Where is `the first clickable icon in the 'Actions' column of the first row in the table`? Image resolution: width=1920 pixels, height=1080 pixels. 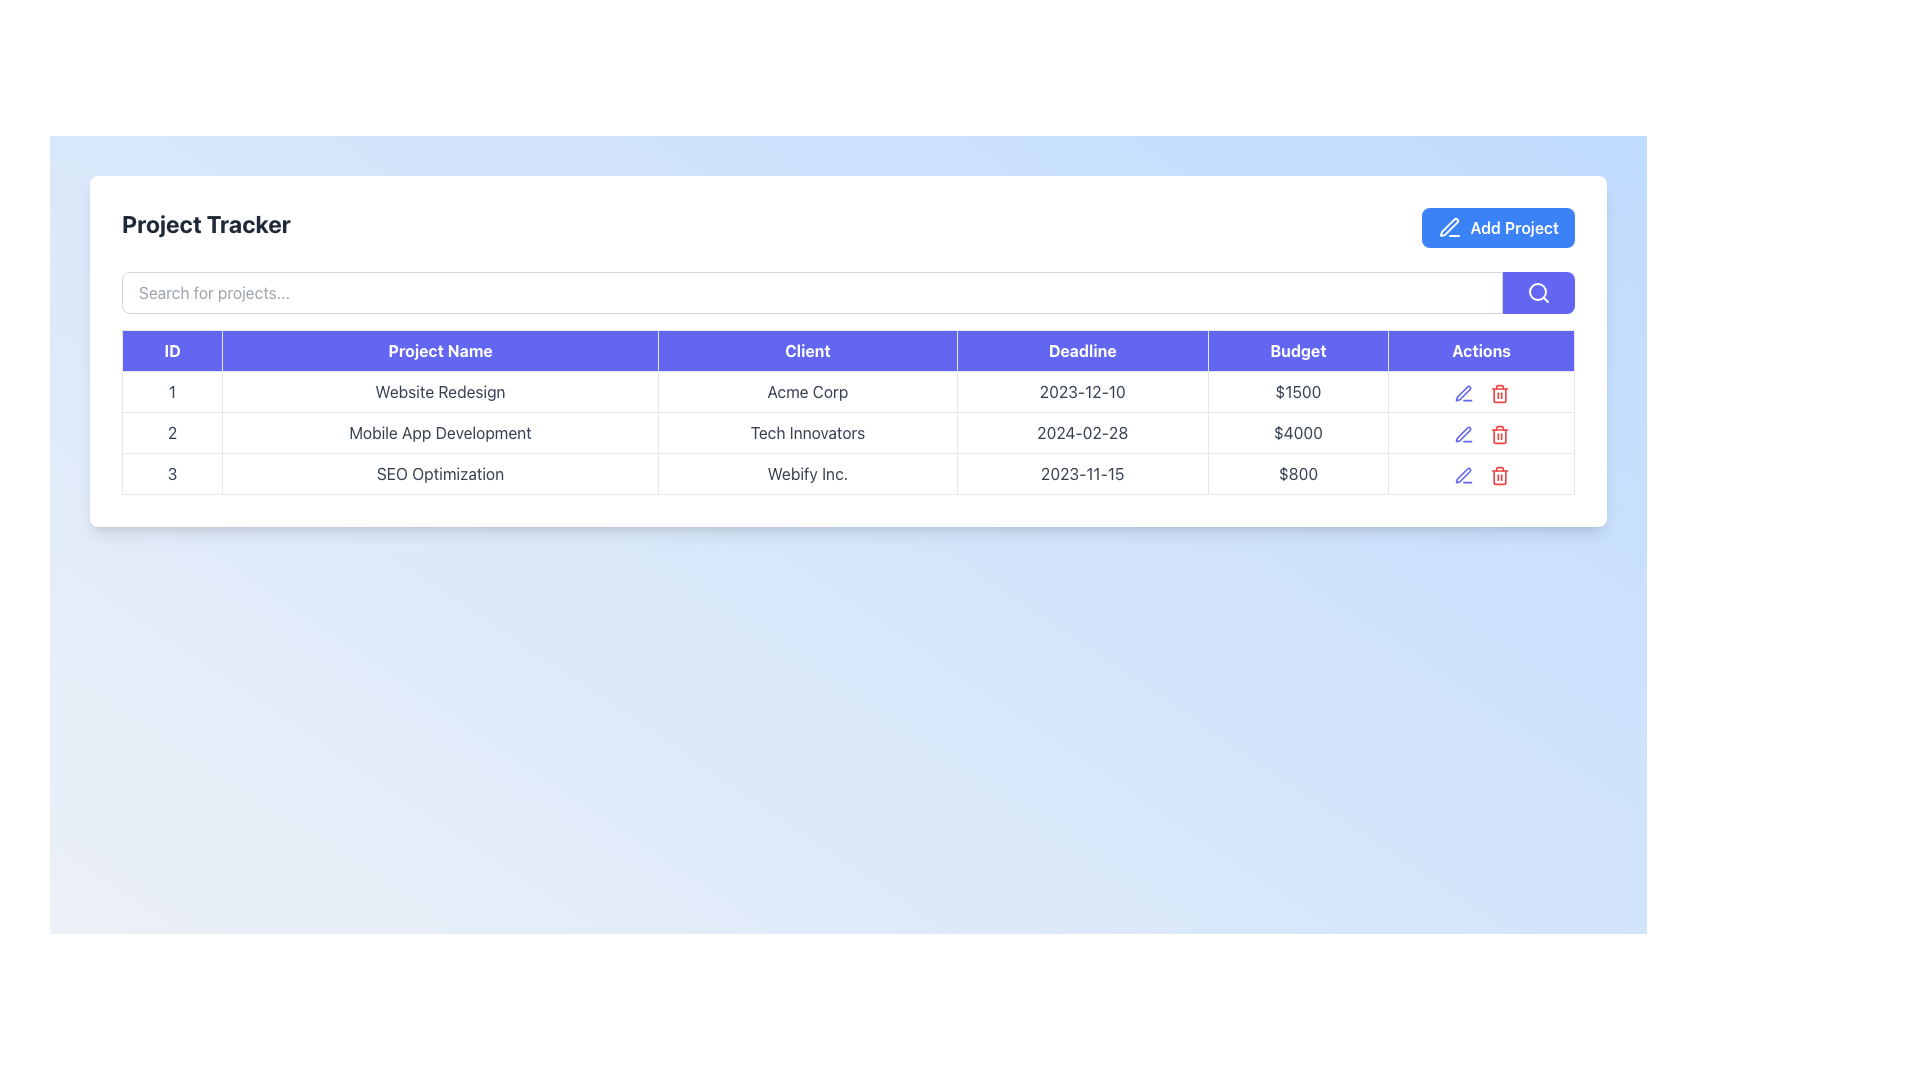
the first clickable icon in the 'Actions' column of the first row in the table is located at coordinates (1463, 392).